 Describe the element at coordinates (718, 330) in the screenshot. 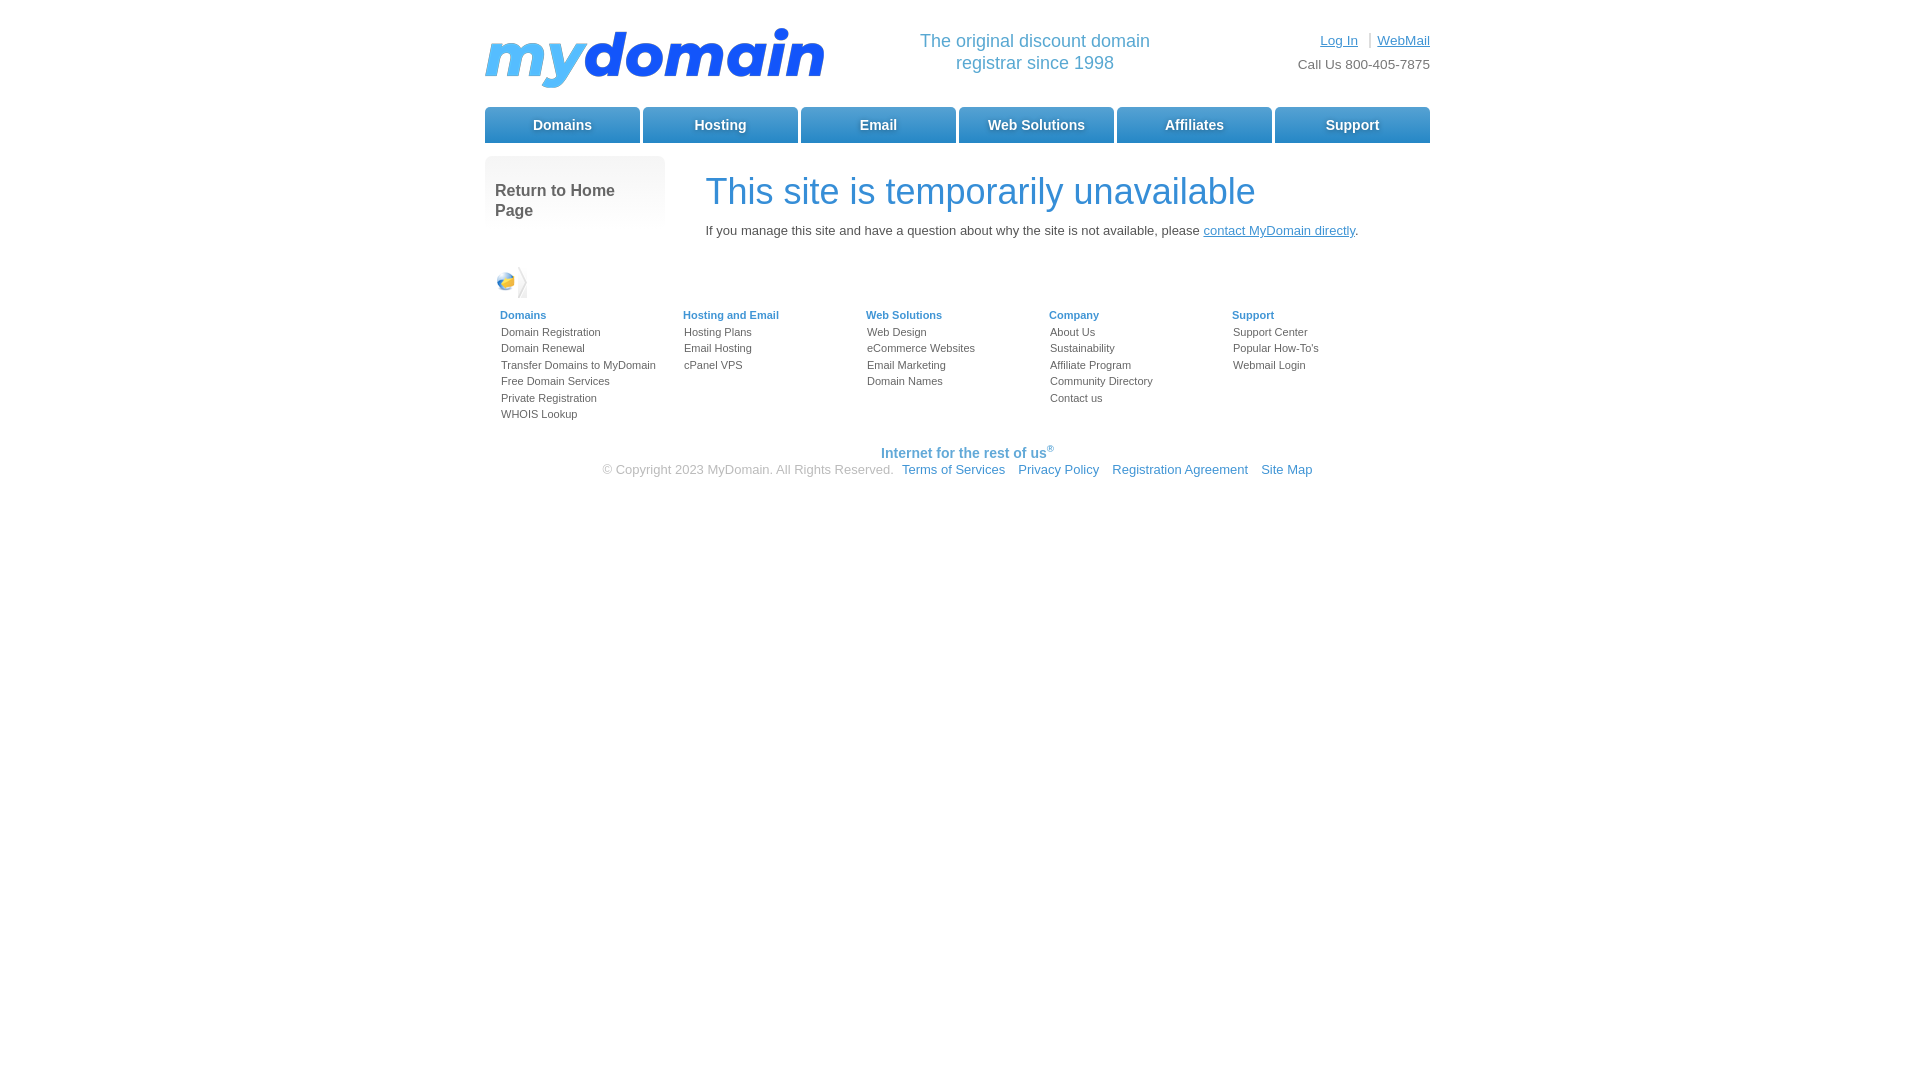

I see `'Hosting Plans'` at that location.